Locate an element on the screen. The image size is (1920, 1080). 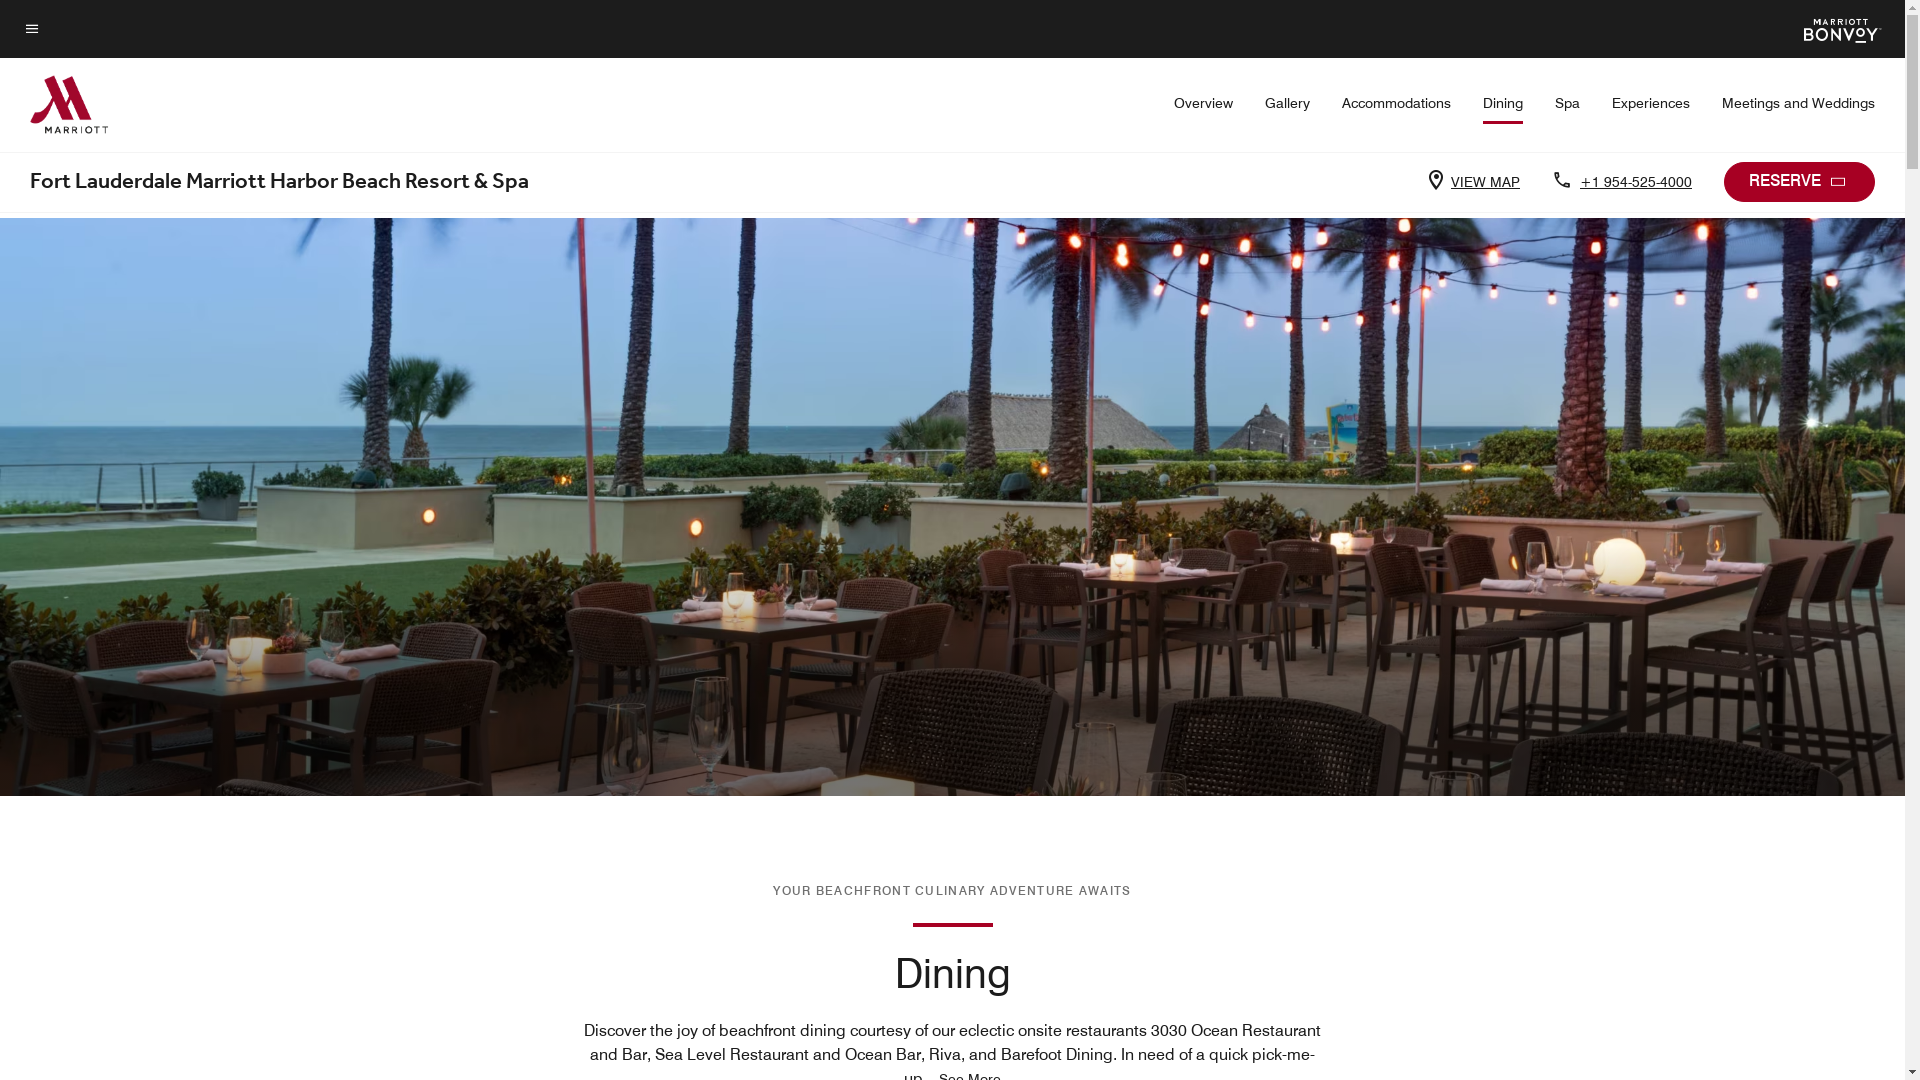
'Experiences' is located at coordinates (1651, 103).